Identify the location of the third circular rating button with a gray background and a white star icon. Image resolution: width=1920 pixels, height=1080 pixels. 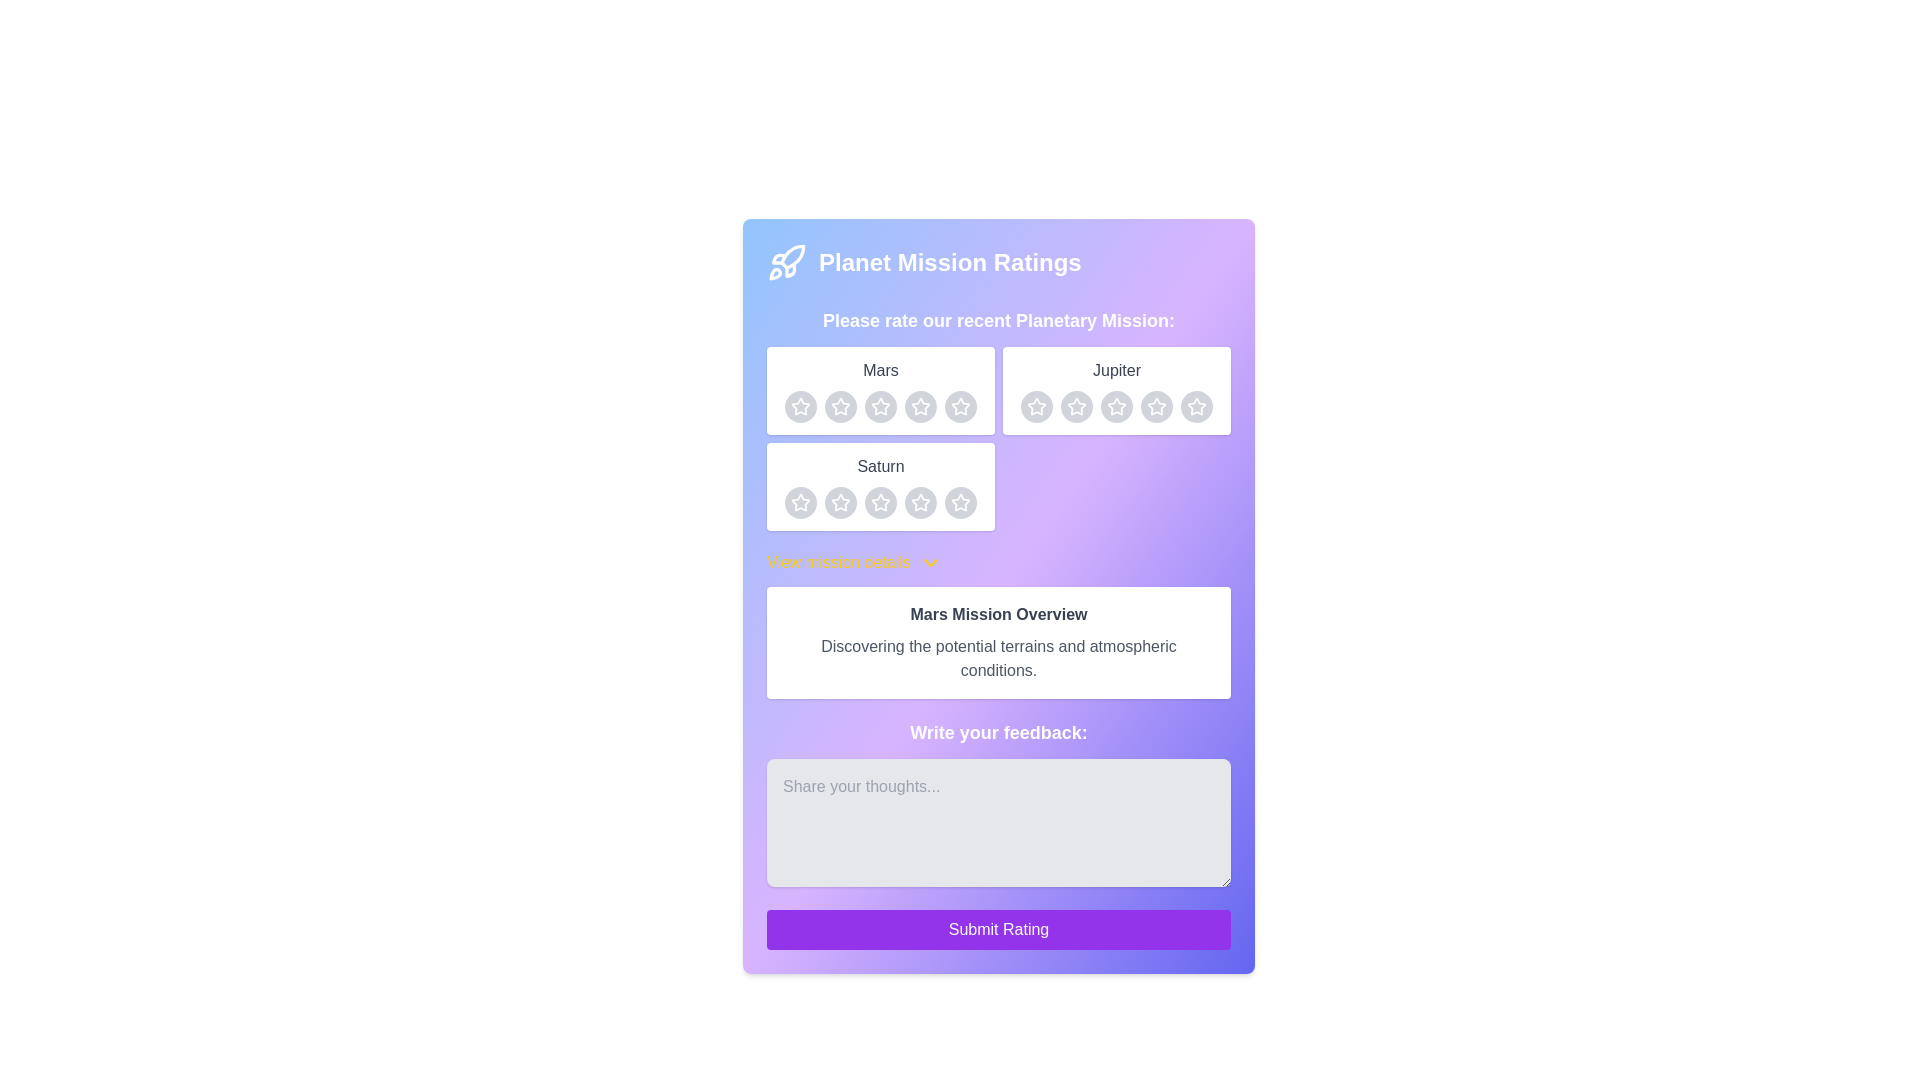
(880, 501).